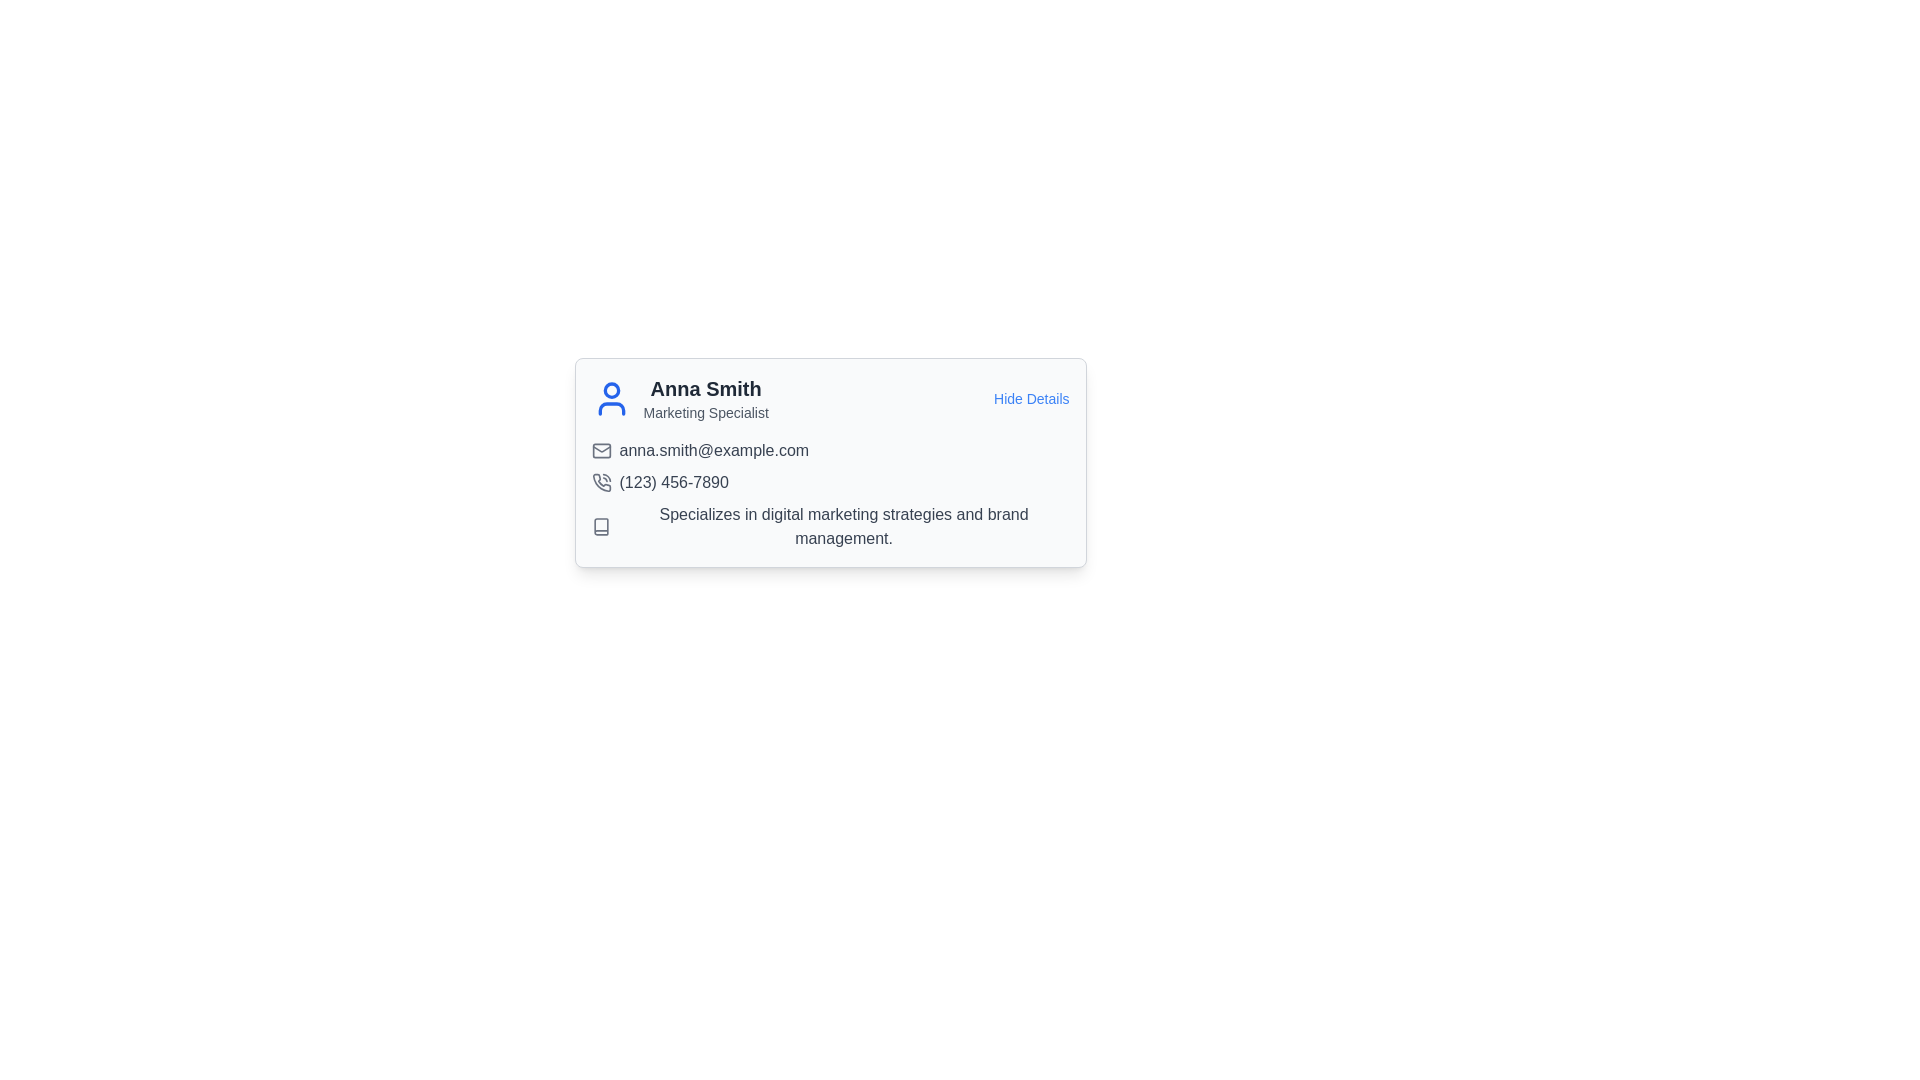 The width and height of the screenshot is (1920, 1080). I want to click on icon located to the left of the text 'Specializes in digital marketing strategies and brand management.', so click(600, 526).